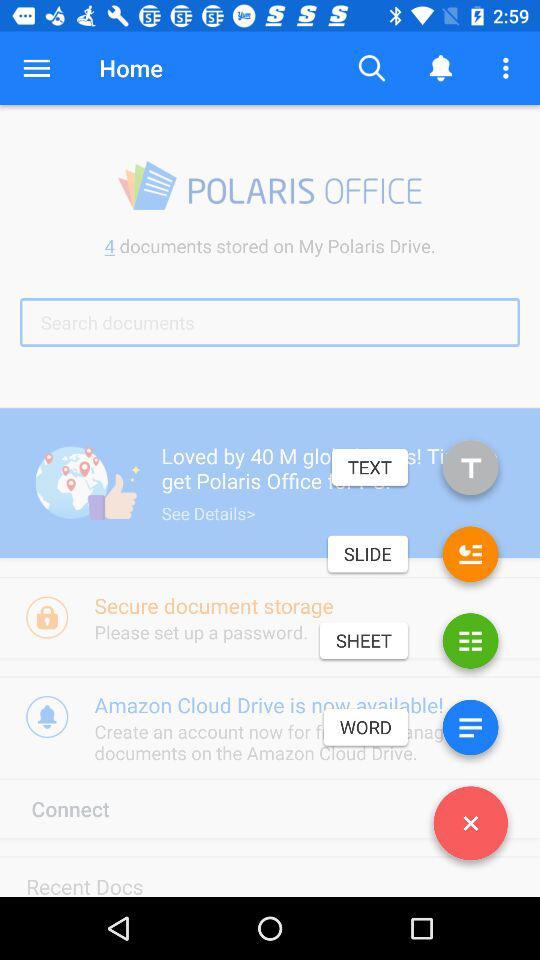 The image size is (540, 960). Describe the element at coordinates (470, 471) in the screenshot. I see `open new text documents` at that location.